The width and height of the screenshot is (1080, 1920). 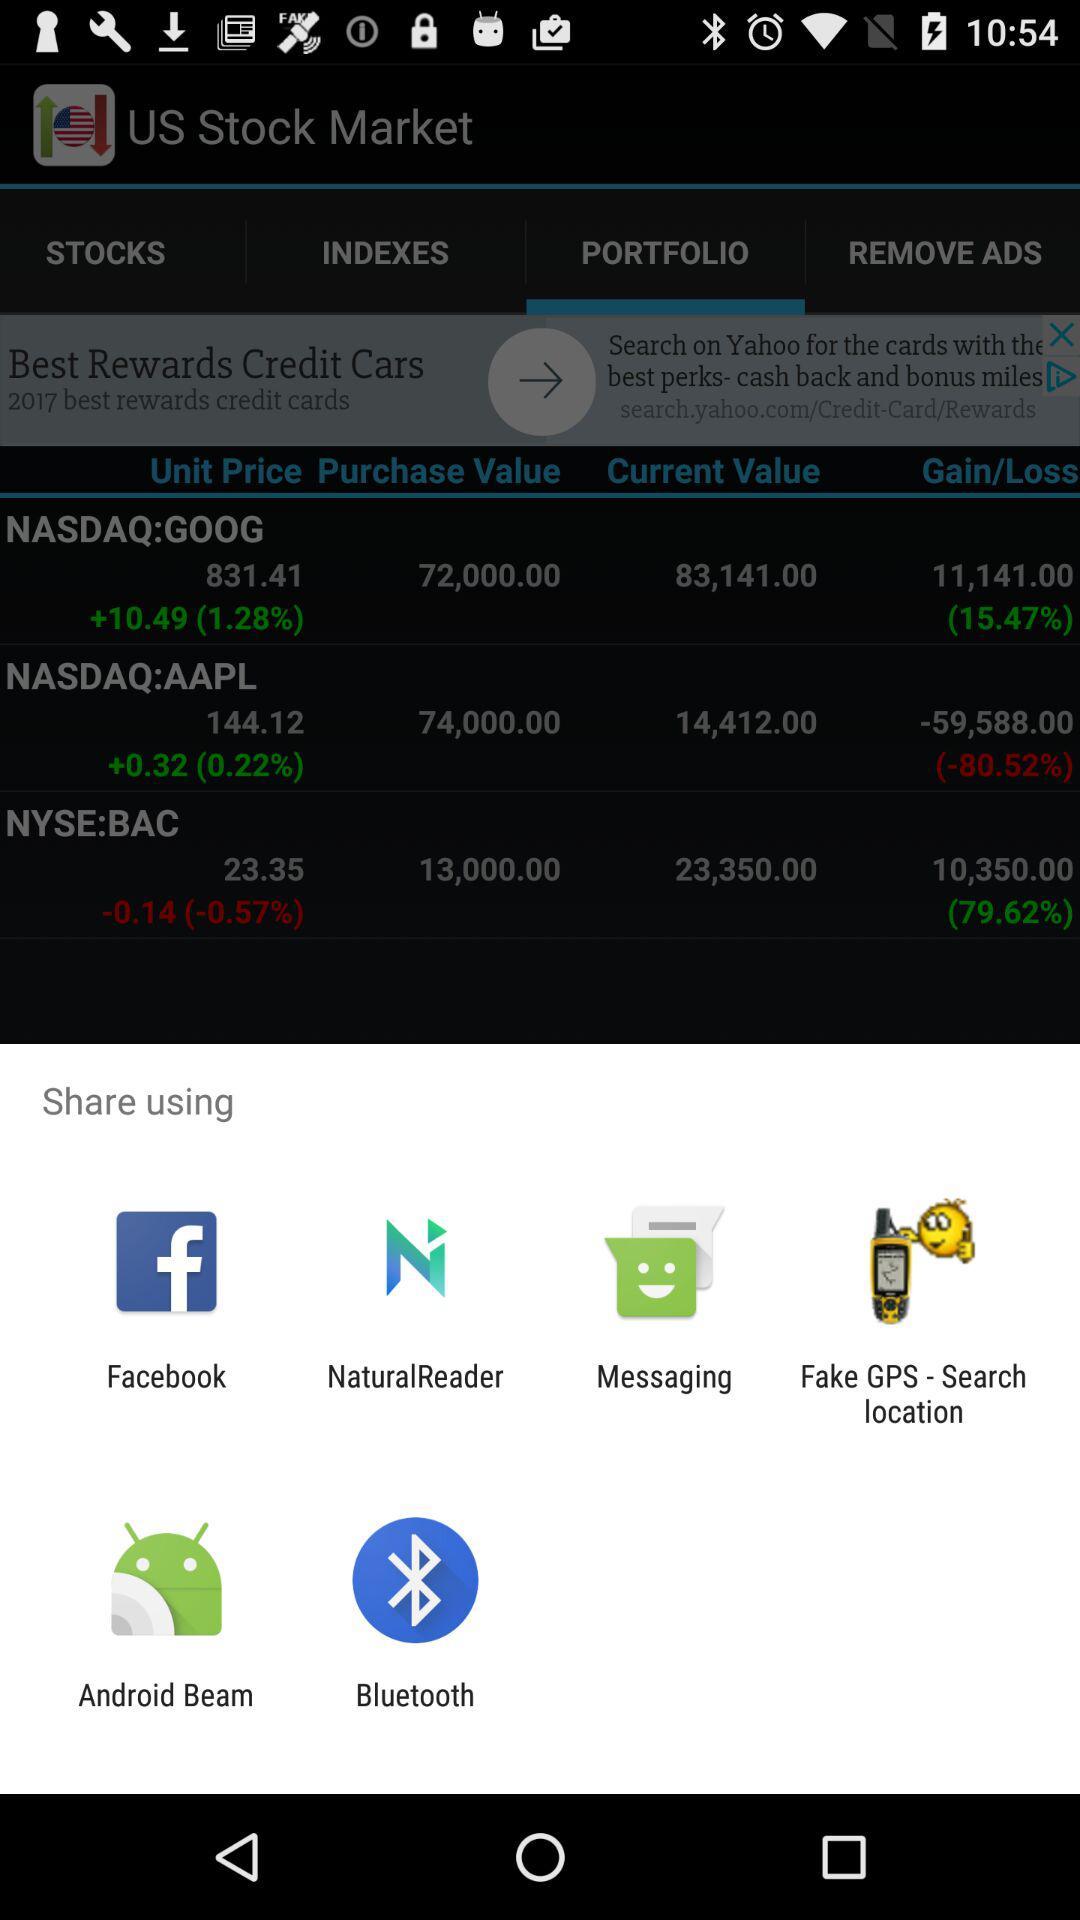 What do you see at coordinates (165, 1711) in the screenshot?
I see `android beam app` at bounding box center [165, 1711].